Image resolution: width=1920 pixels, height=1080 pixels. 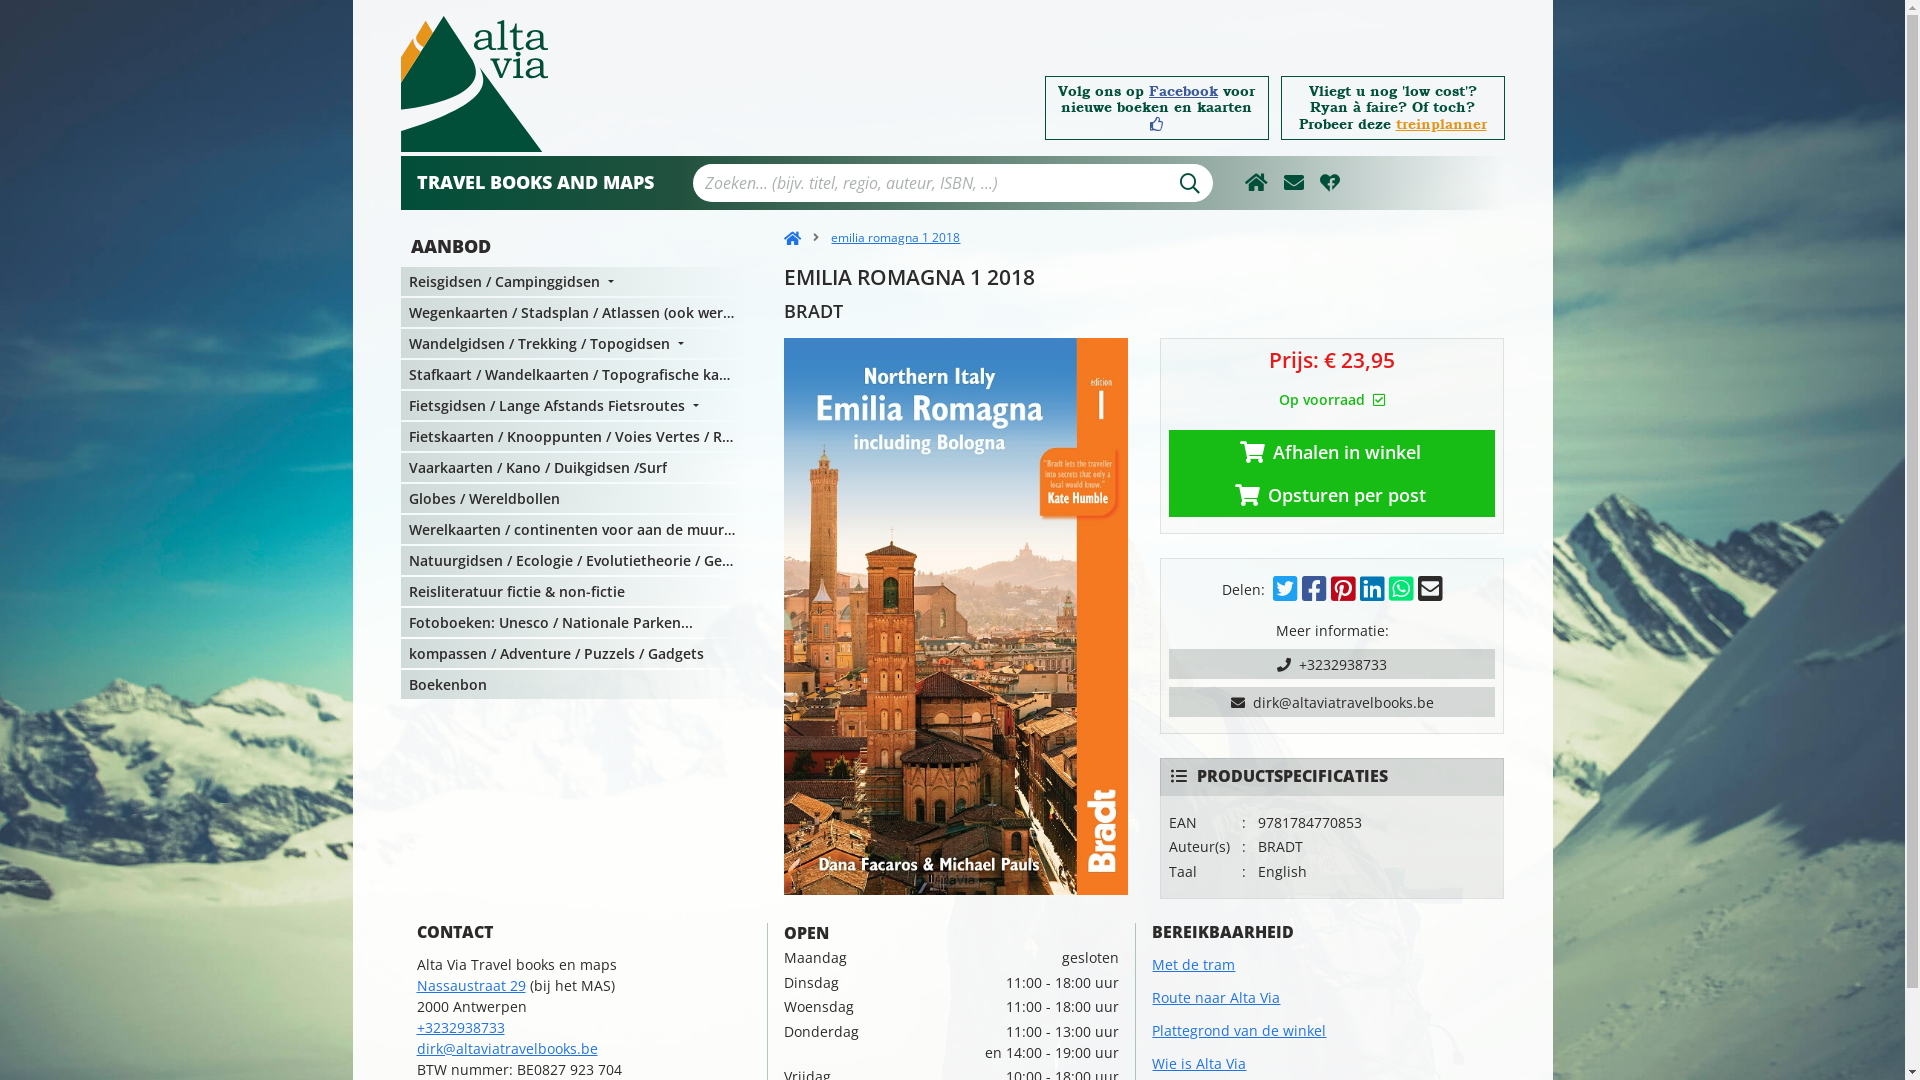 What do you see at coordinates (469, 984) in the screenshot?
I see `'Nassaustraat 29'` at bounding box center [469, 984].